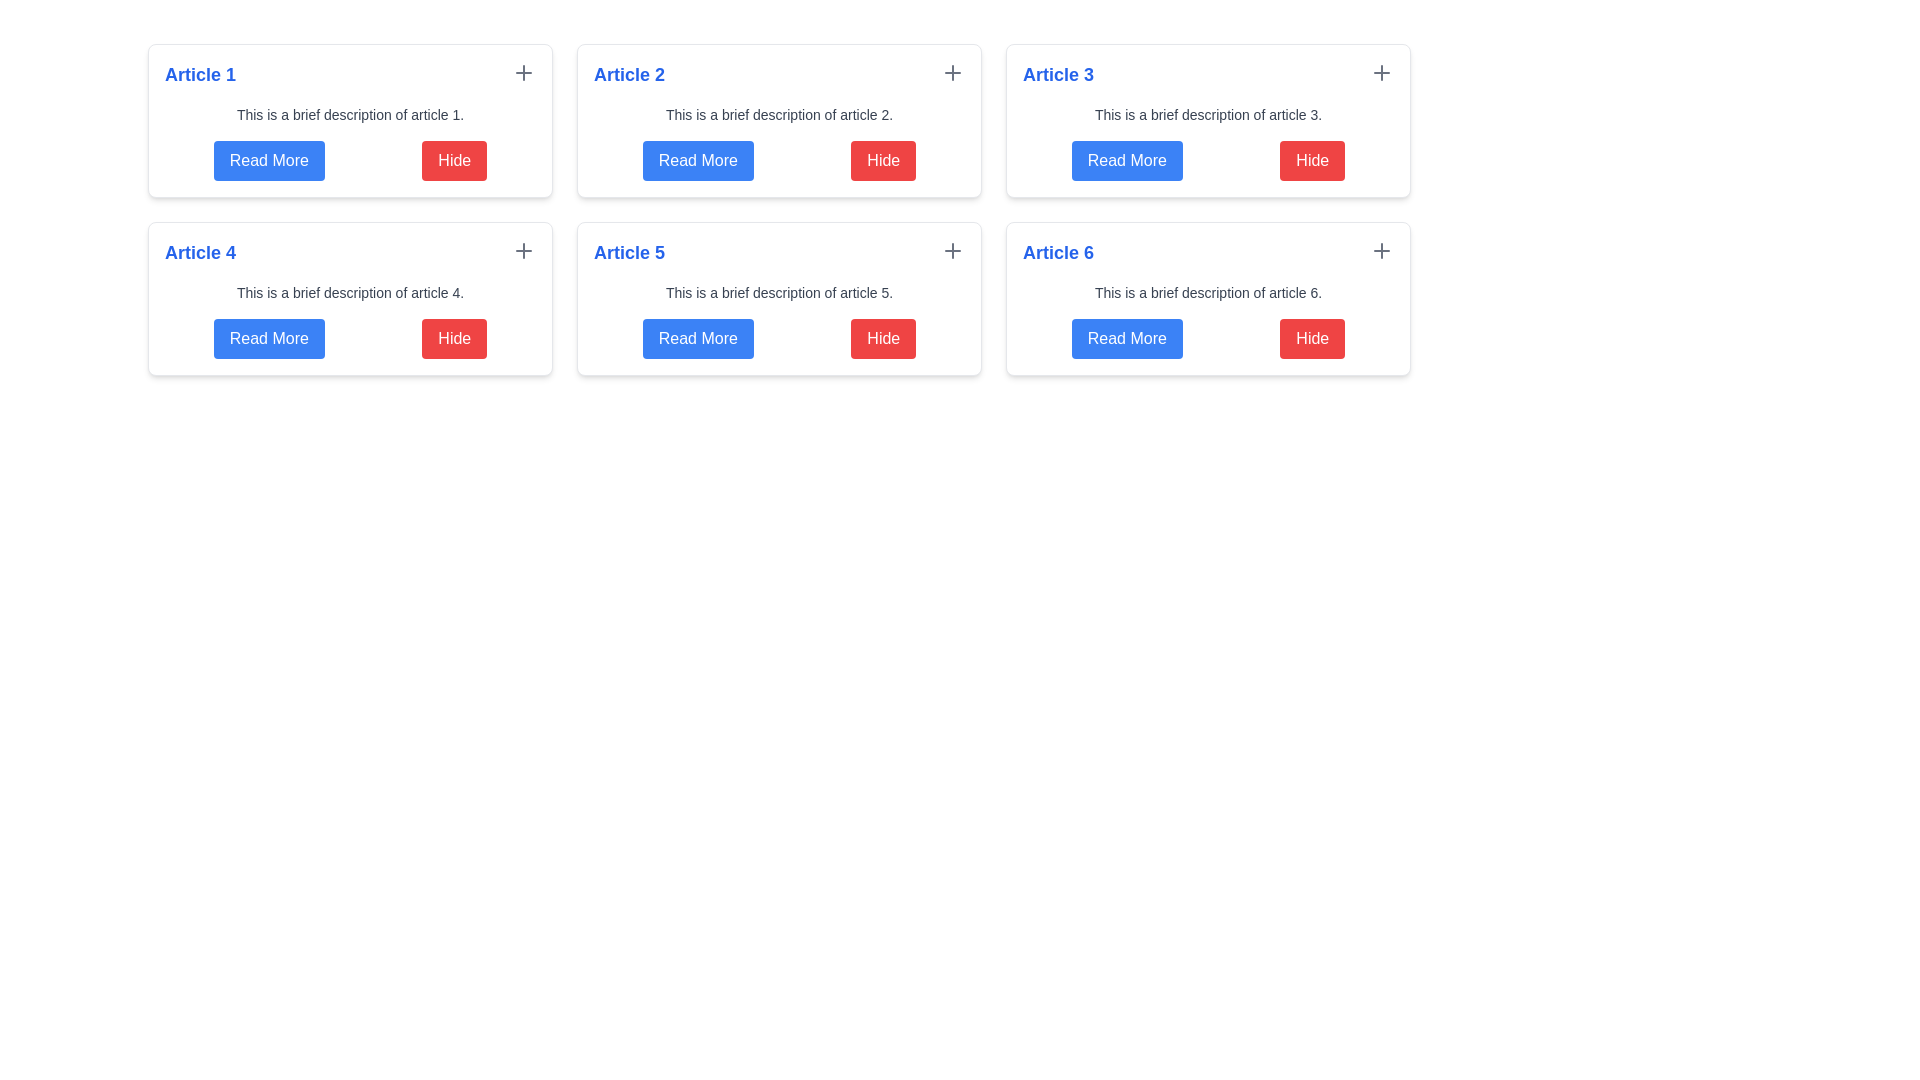 The image size is (1920, 1080). I want to click on the small, gray circular button with a plus sign located in the top-right corner of the card labeled 'Article 6', so click(1381, 249).